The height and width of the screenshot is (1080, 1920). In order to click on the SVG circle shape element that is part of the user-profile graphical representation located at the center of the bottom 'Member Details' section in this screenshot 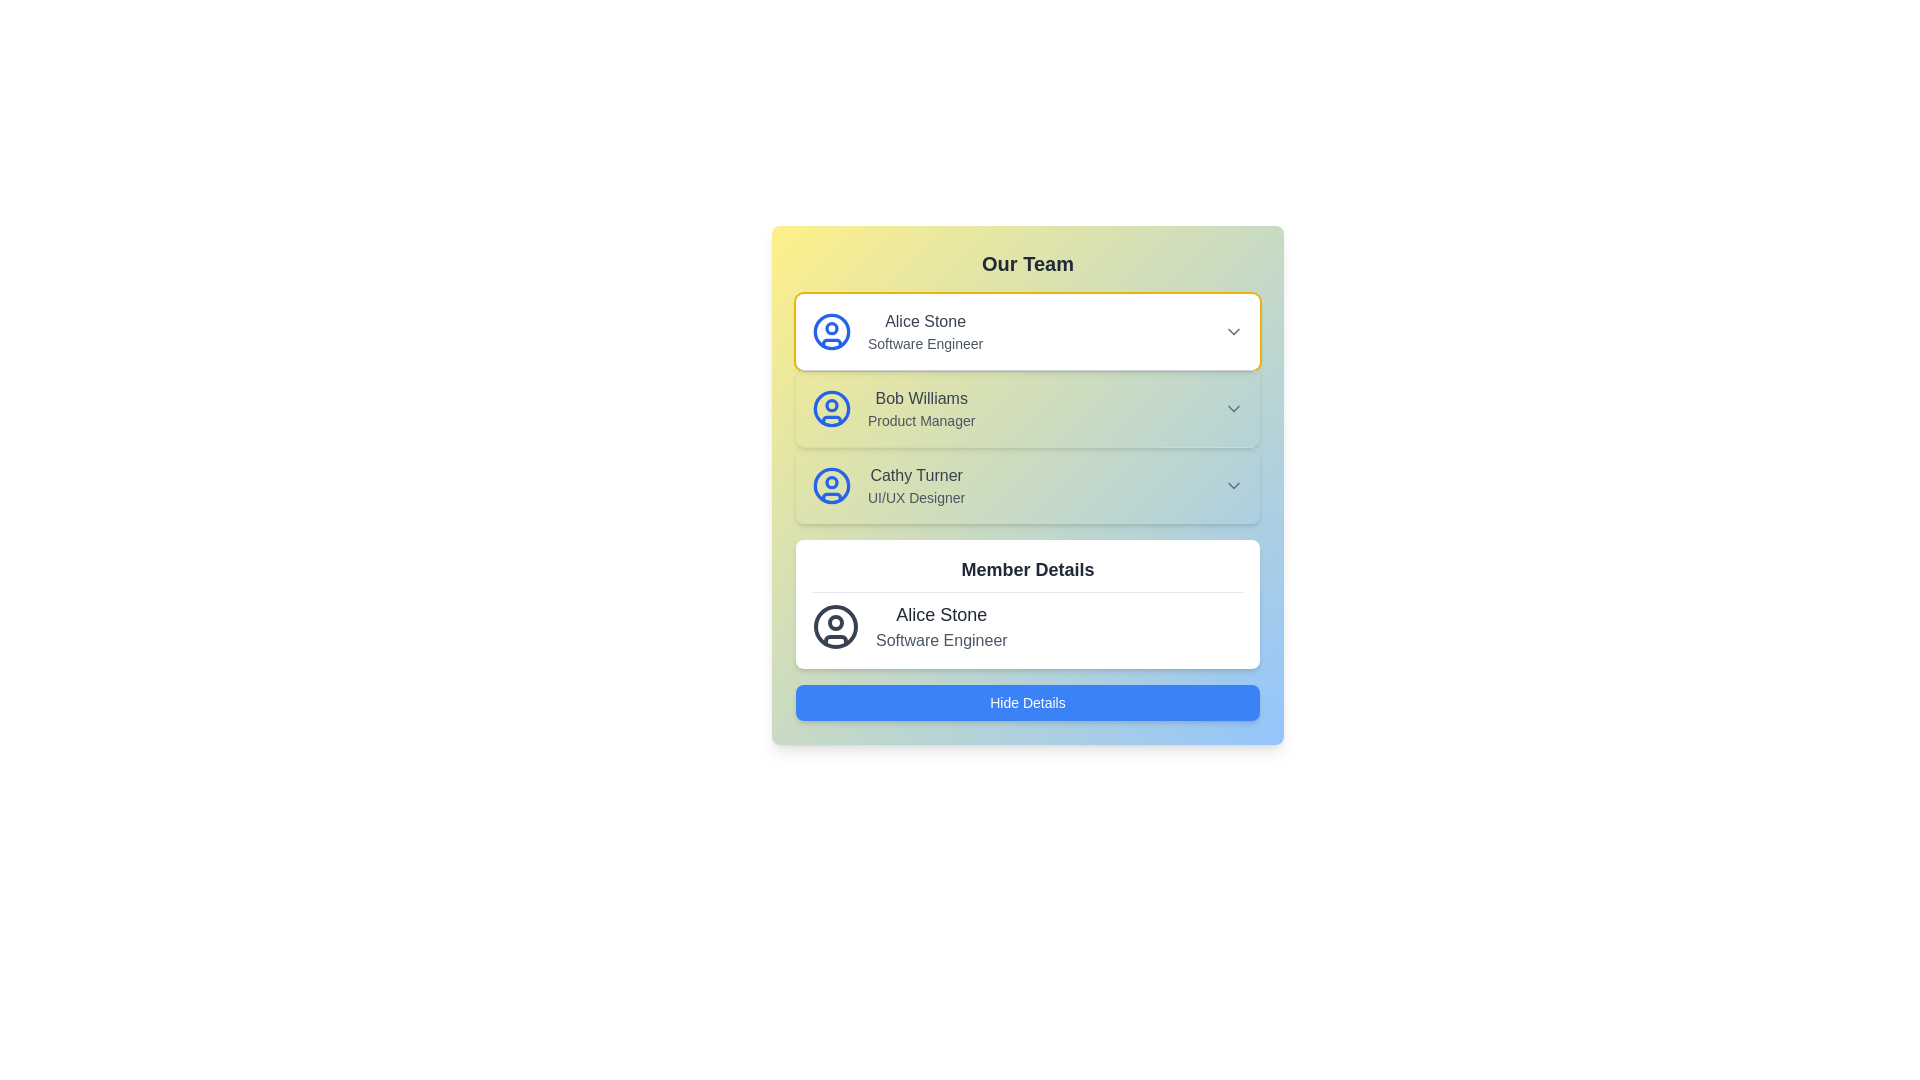, I will do `click(835, 626)`.